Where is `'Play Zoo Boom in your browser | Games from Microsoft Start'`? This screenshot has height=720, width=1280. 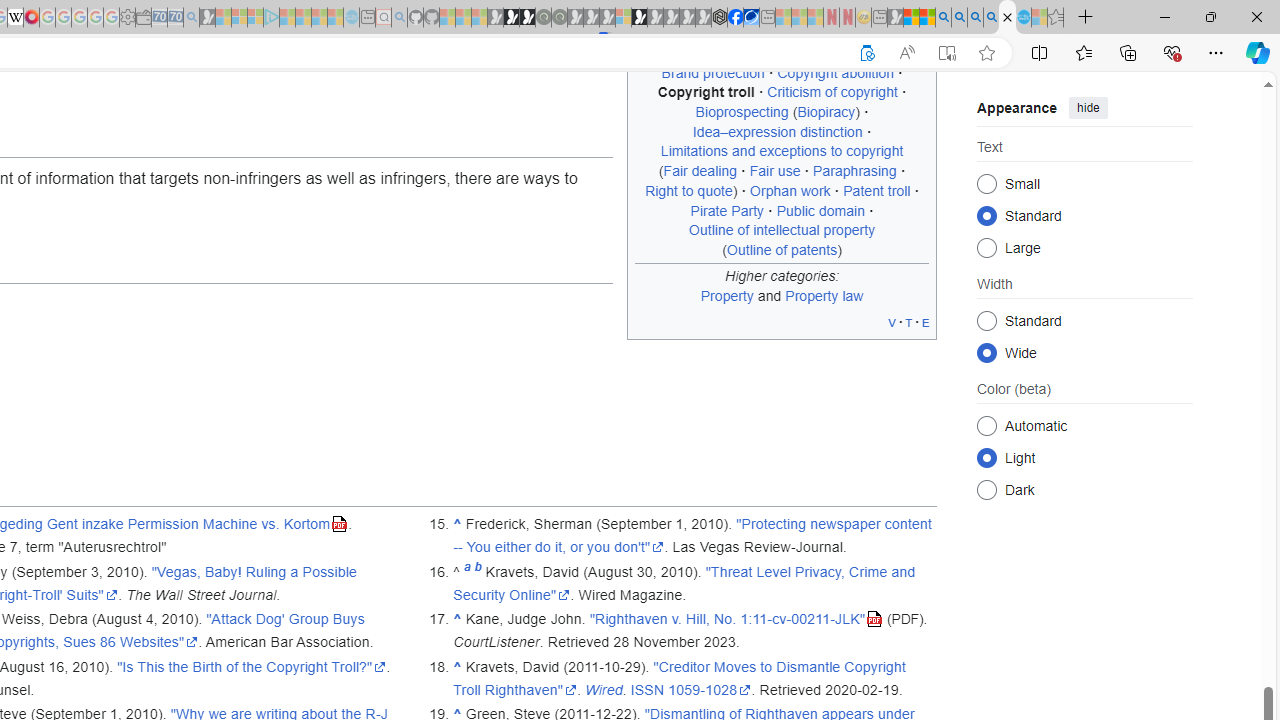 'Play Zoo Boom in your browser | Games from Microsoft Start' is located at coordinates (511, 17).